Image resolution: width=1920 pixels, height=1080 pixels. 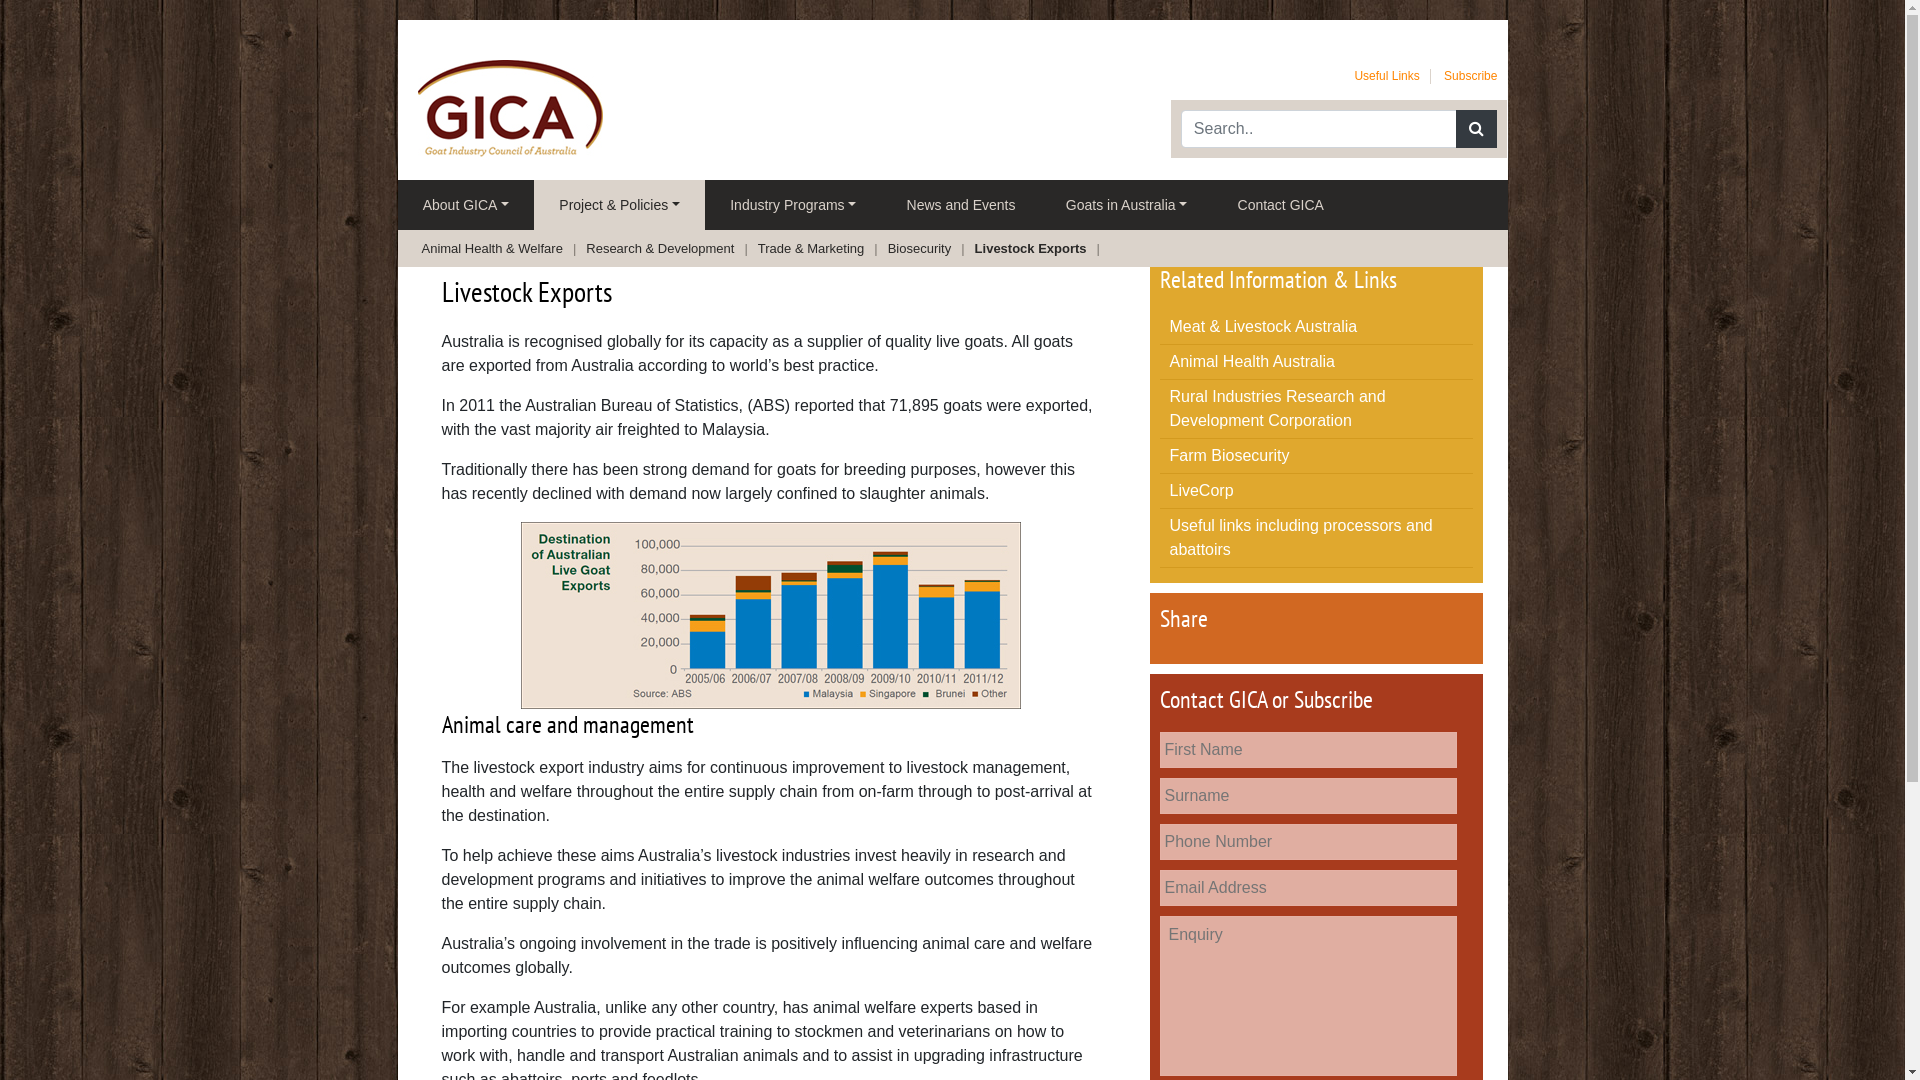 What do you see at coordinates (1280, 204) in the screenshot?
I see `'Contact GICA'` at bounding box center [1280, 204].